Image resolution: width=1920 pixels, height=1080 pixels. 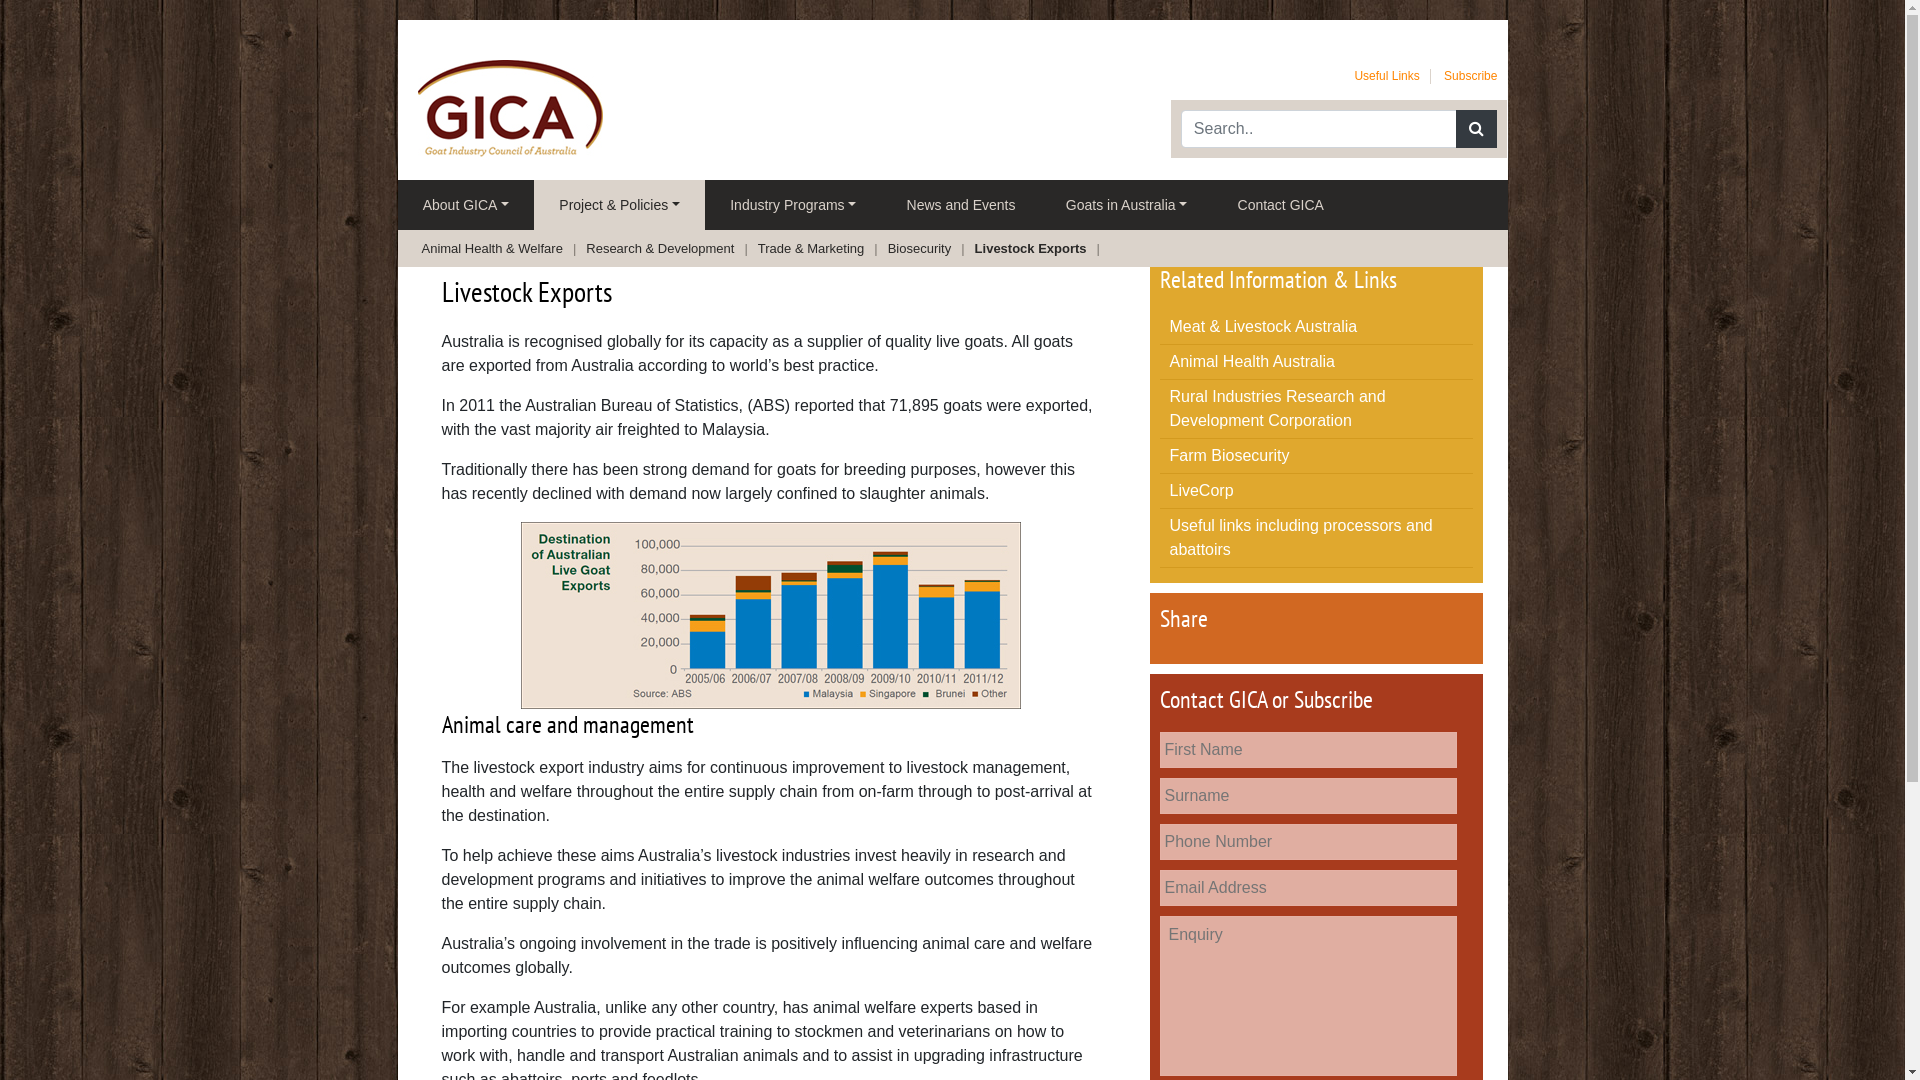 What do you see at coordinates (1280, 204) in the screenshot?
I see `'Contact GICA'` at bounding box center [1280, 204].